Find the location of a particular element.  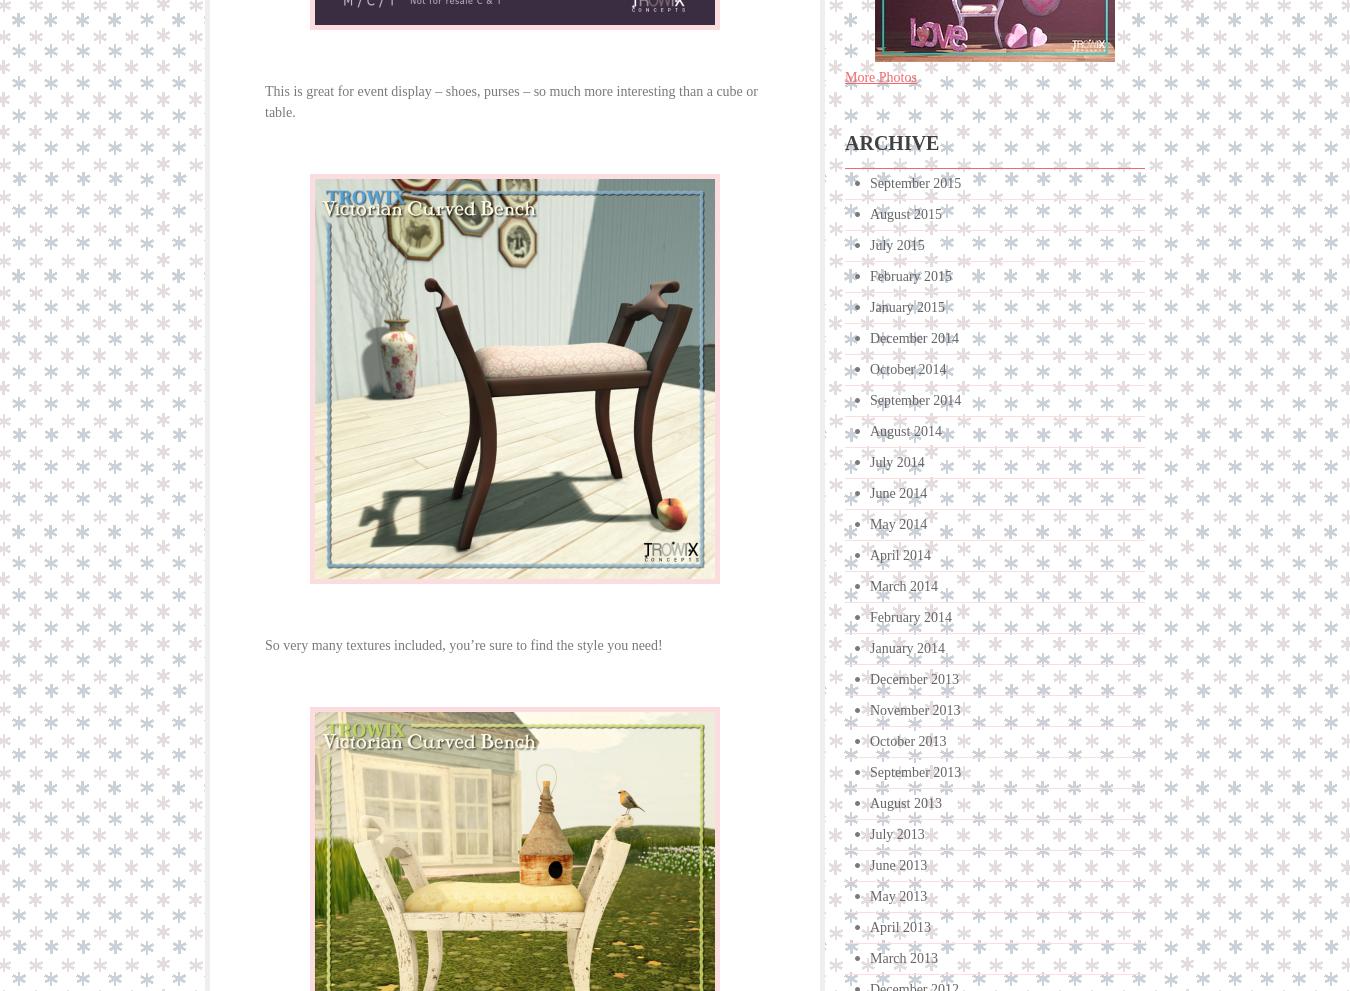

'March 2013' is located at coordinates (902, 958).